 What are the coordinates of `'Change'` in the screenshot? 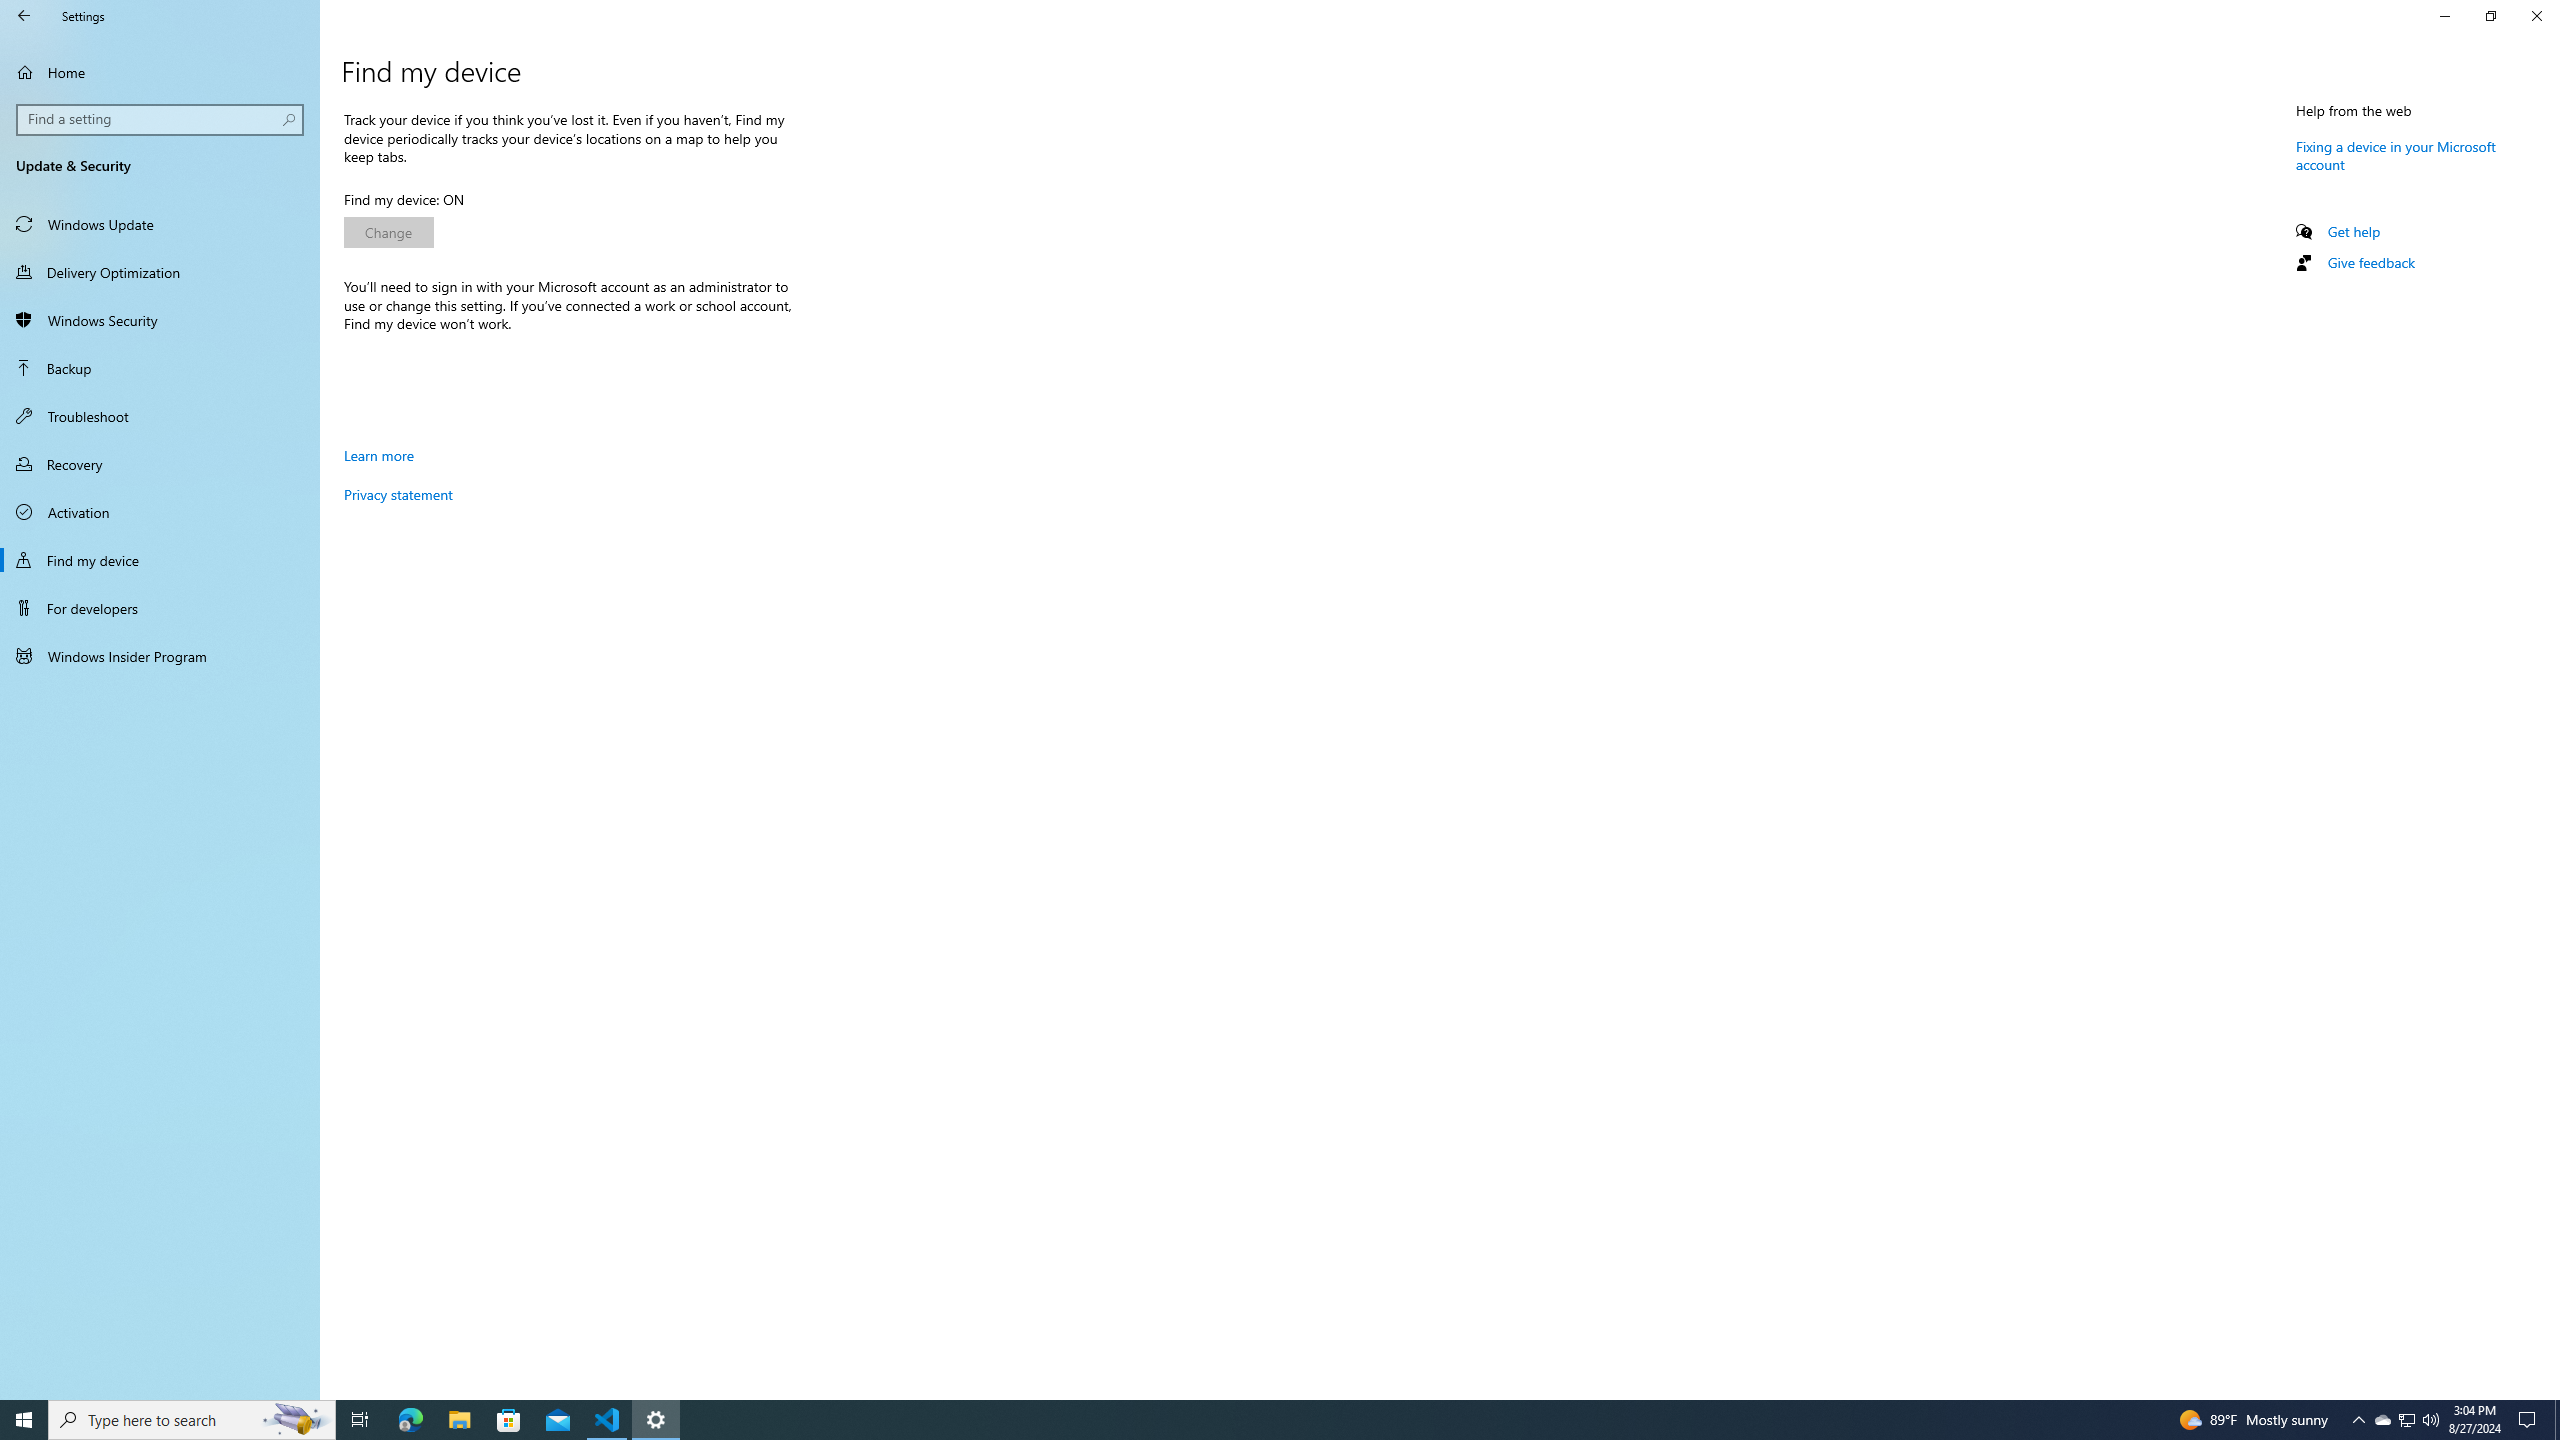 It's located at (388, 231).